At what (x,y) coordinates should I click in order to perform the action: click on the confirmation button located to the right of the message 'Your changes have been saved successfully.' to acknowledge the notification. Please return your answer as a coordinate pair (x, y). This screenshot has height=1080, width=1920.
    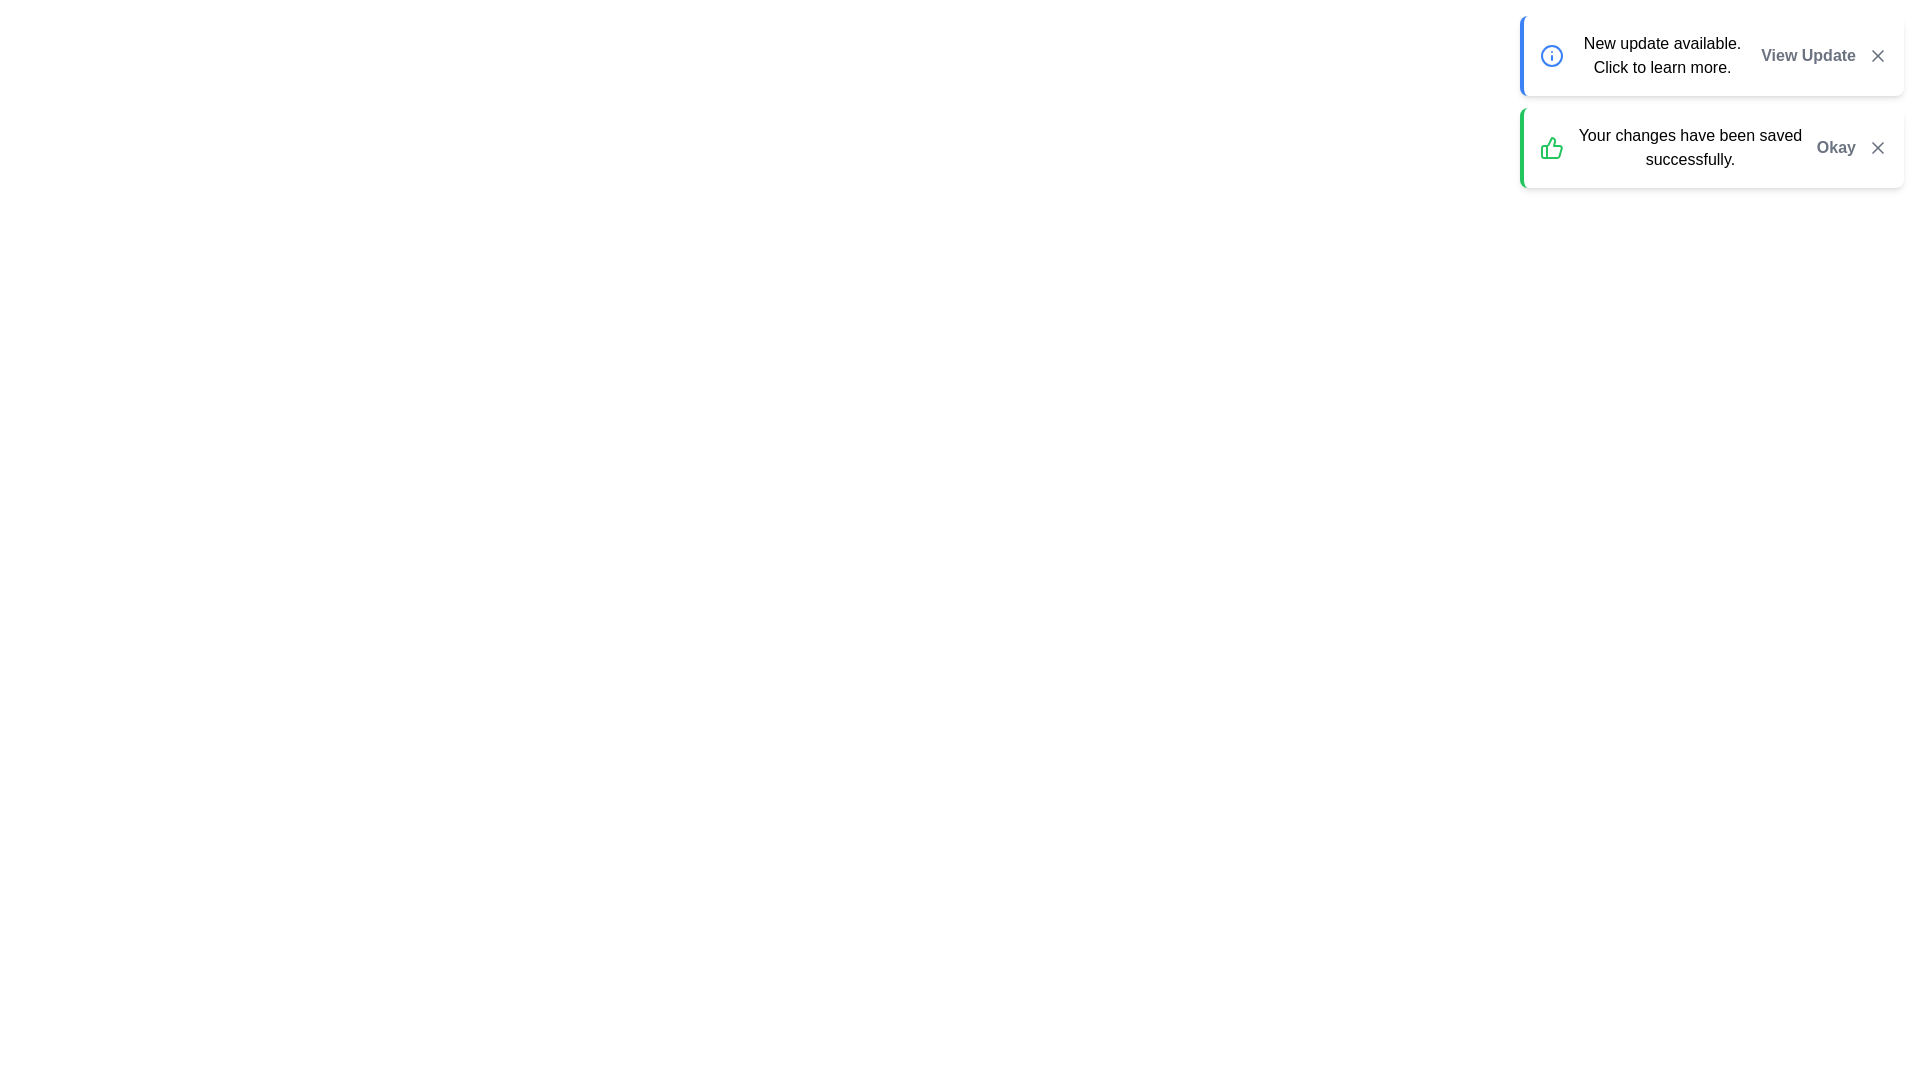
    Looking at the image, I should click on (1836, 146).